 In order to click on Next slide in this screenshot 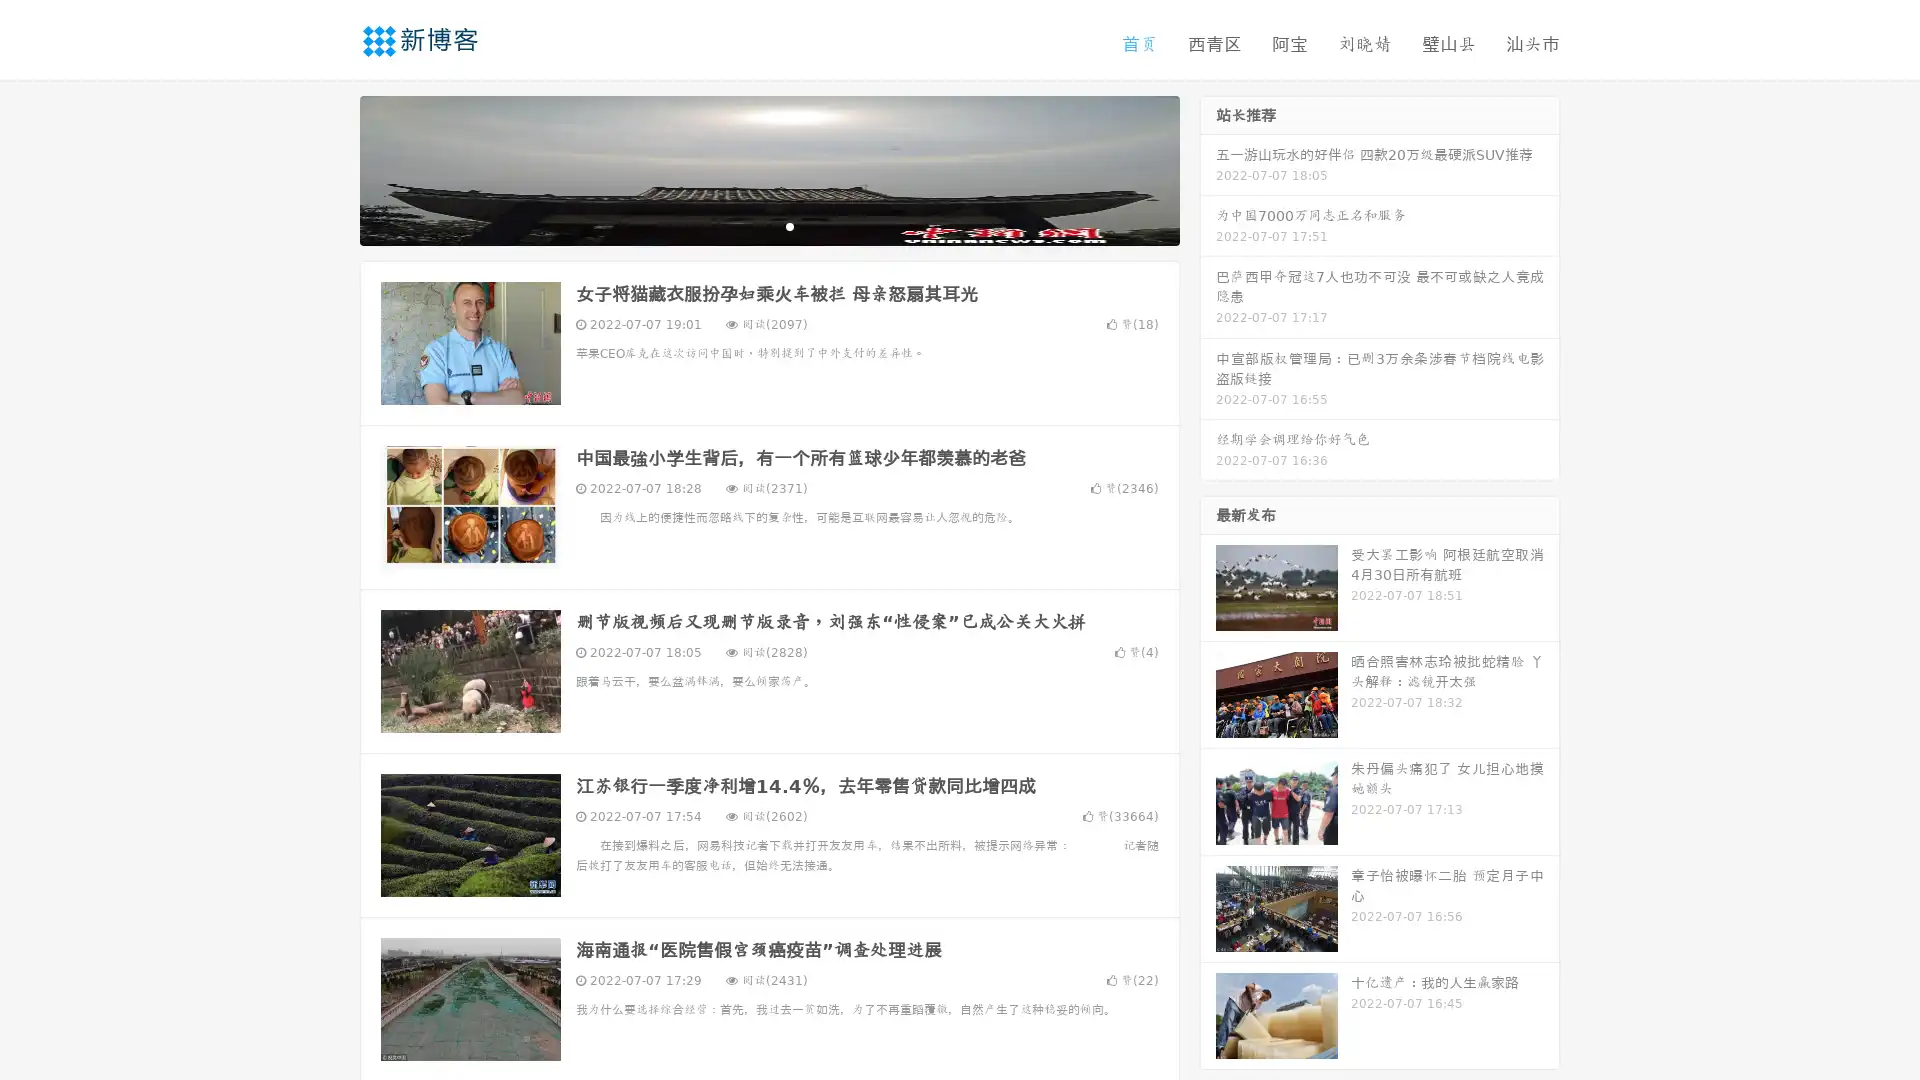, I will do `click(1208, 168)`.